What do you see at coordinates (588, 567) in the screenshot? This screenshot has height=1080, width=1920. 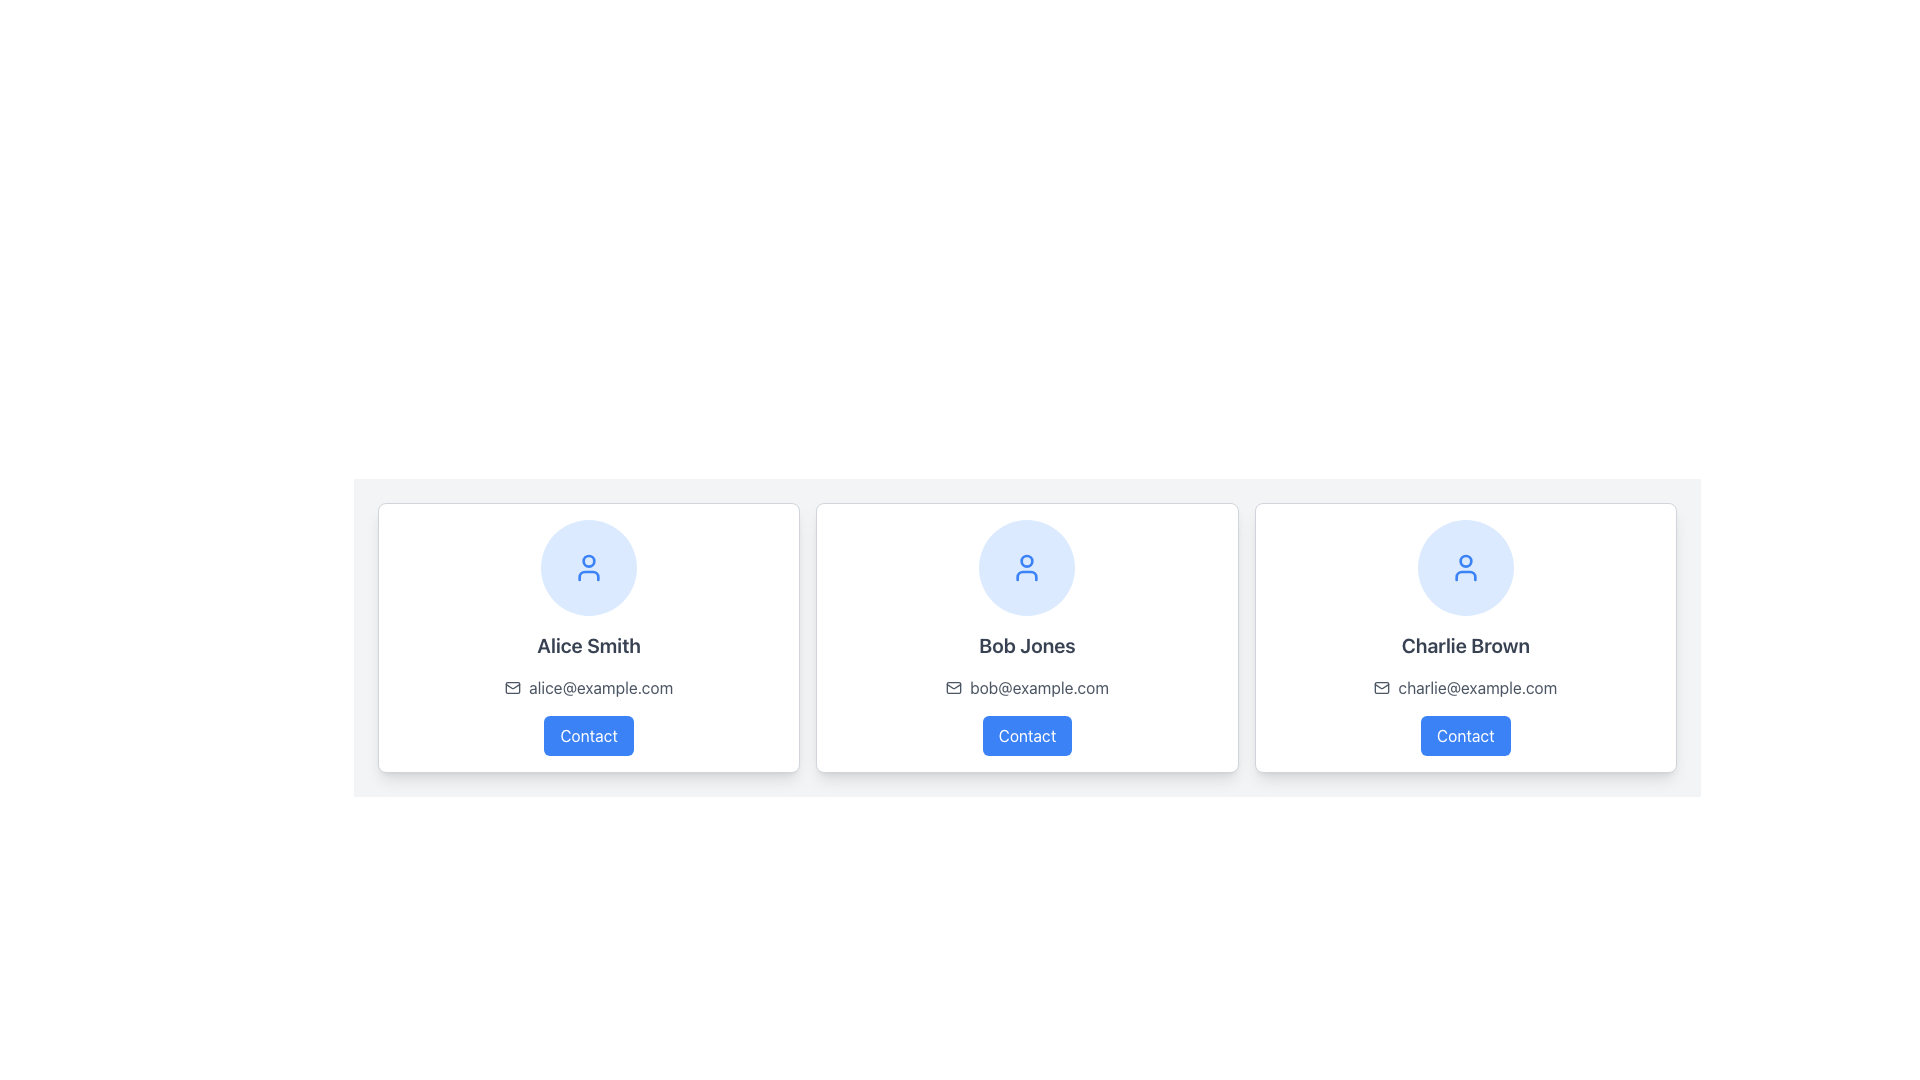 I see `the circular light blue icon with a user symbol for 'Alice Smith', positioned above the text elements` at bounding box center [588, 567].